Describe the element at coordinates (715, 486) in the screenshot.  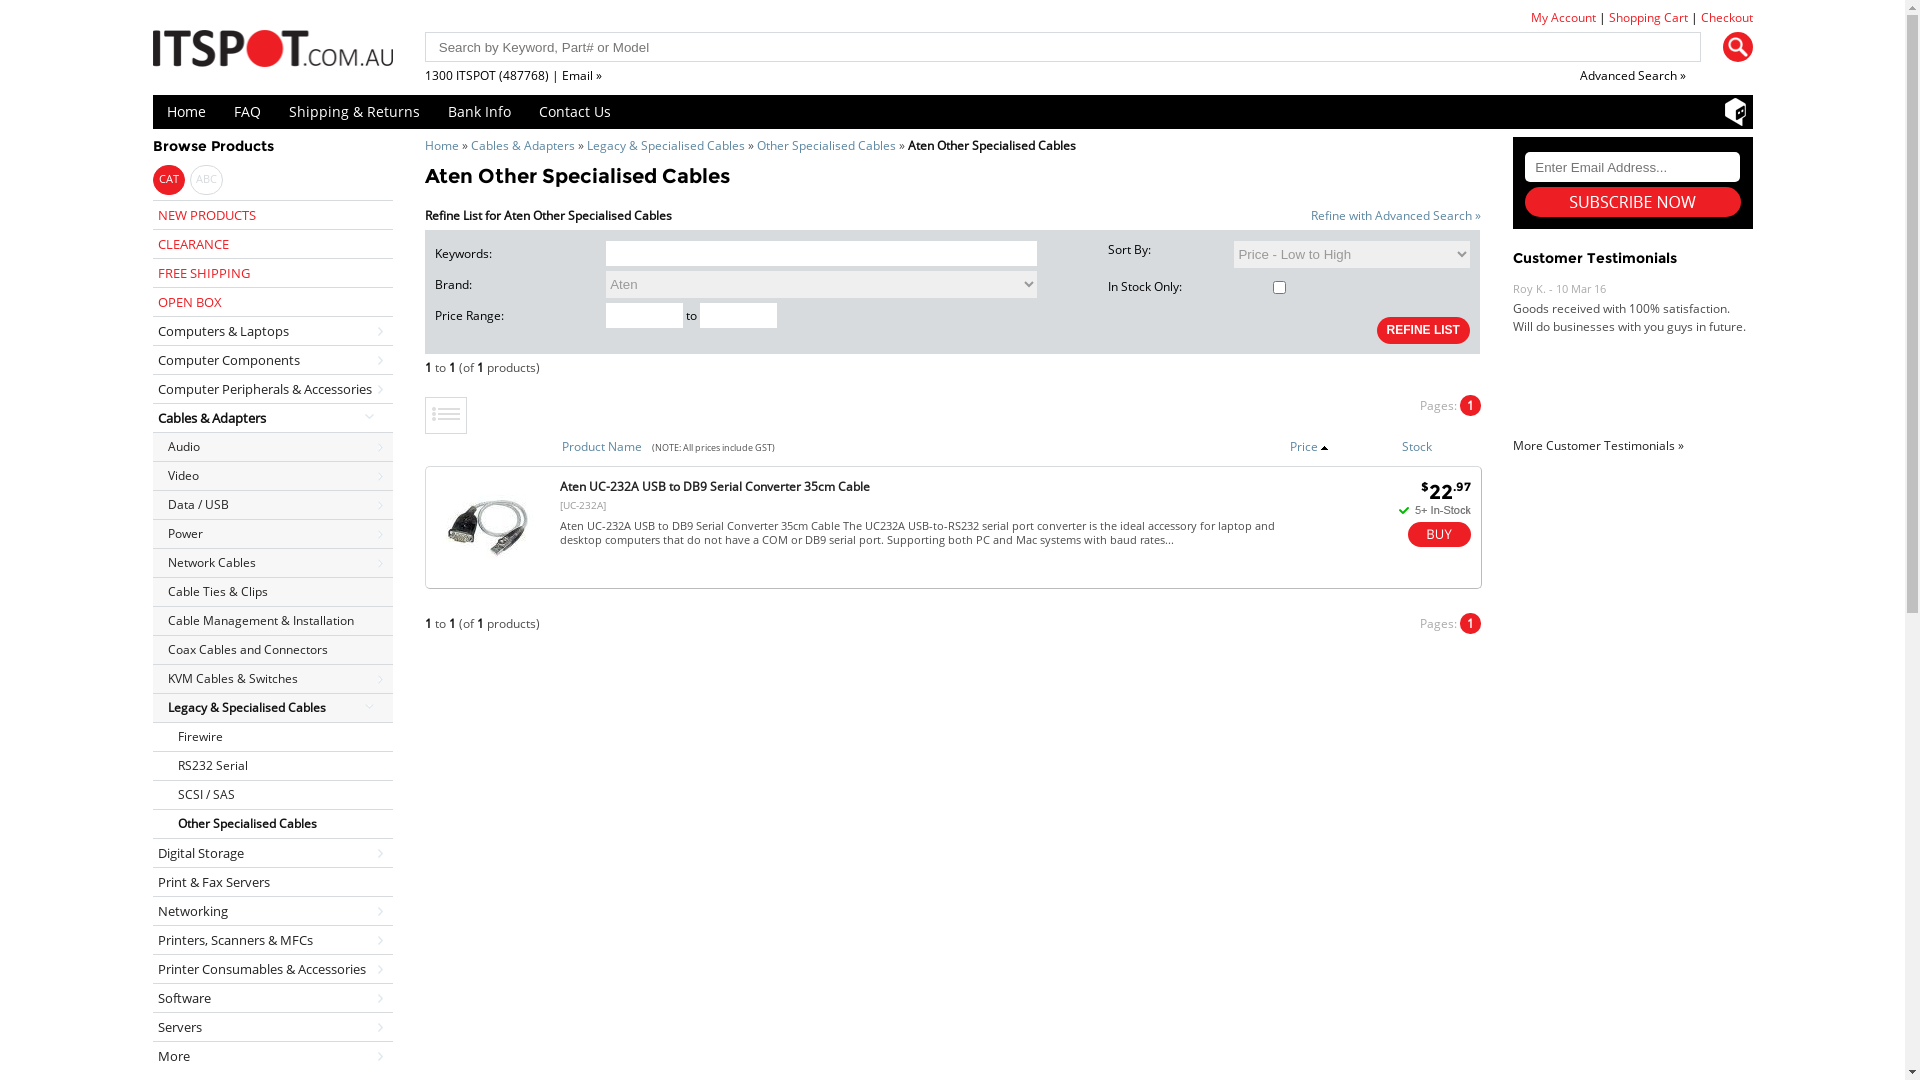
I see `'Aten UC-232A USB to DB9 Serial Converter 35cm Cable'` at that location.